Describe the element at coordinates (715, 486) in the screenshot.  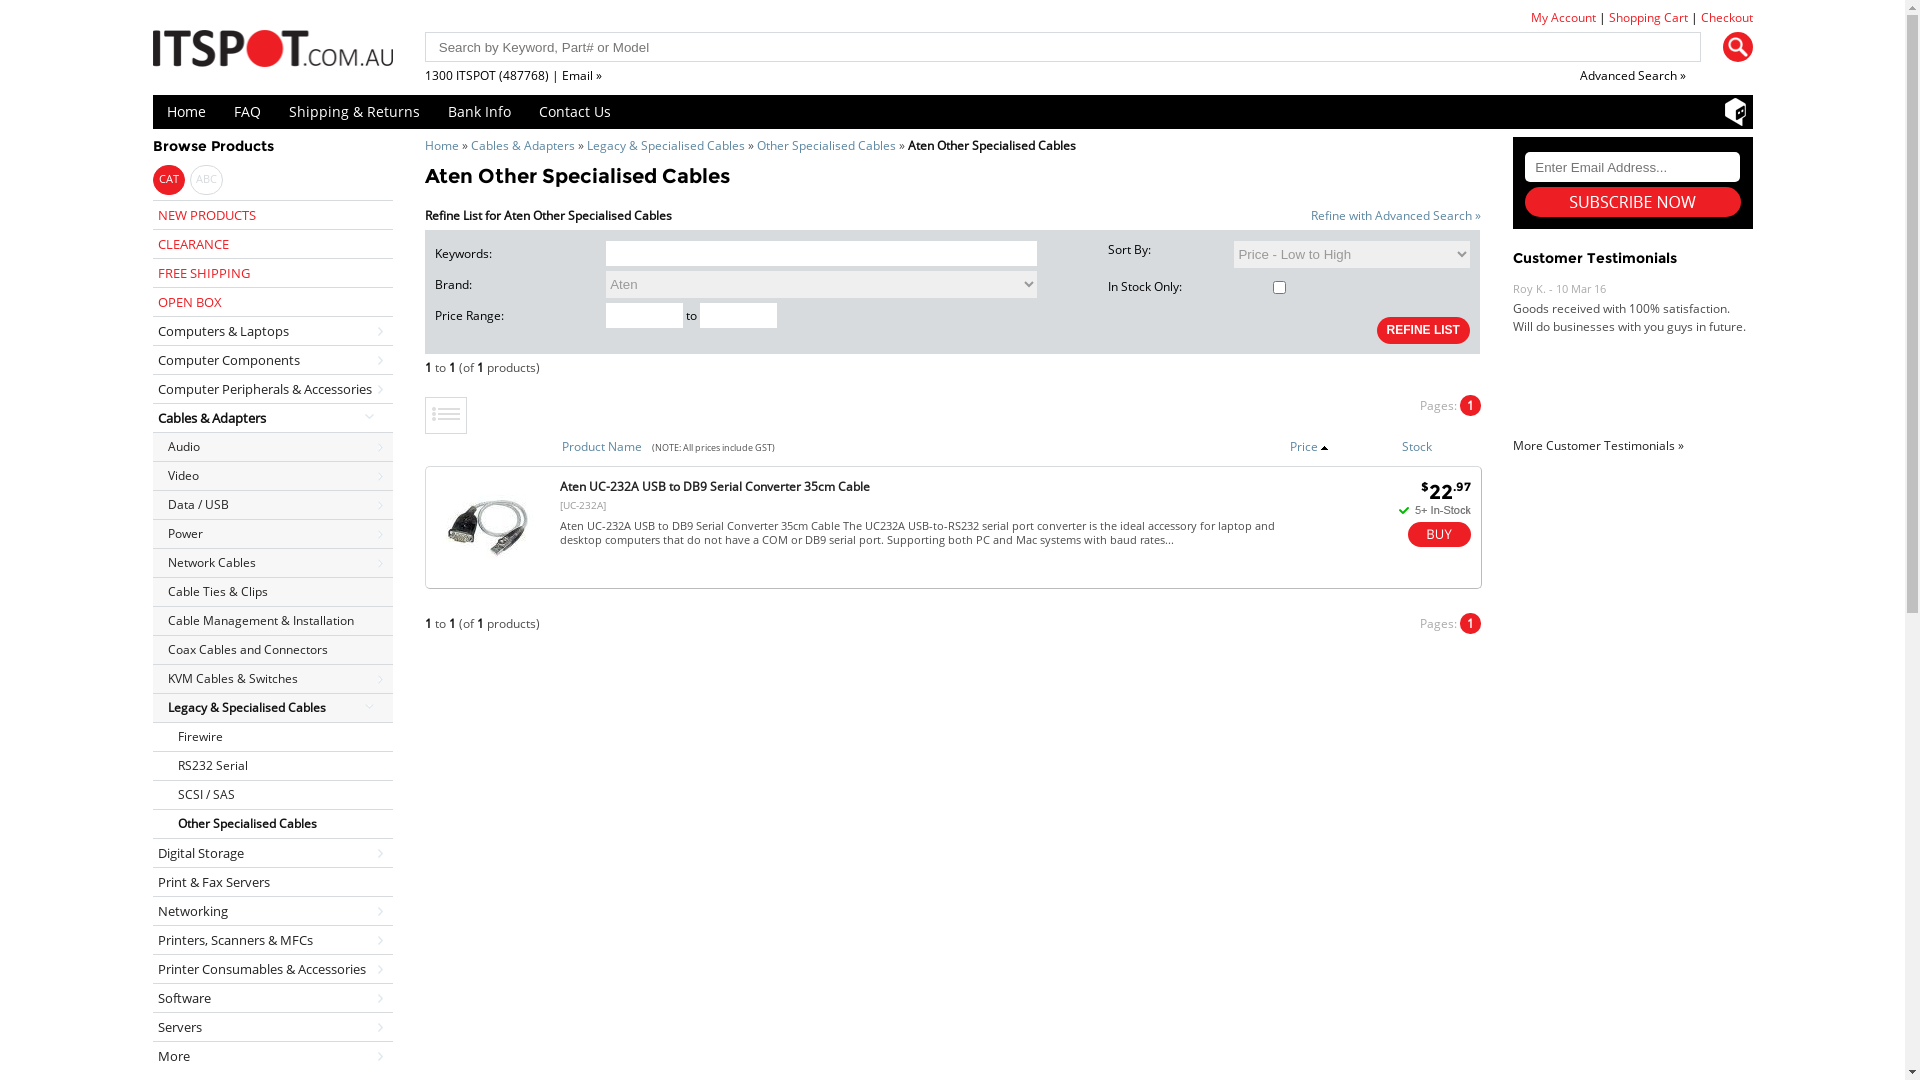
I see `'Aten UC-232A USB to DB9 Serial Converter 35cm Cable'` at that location.